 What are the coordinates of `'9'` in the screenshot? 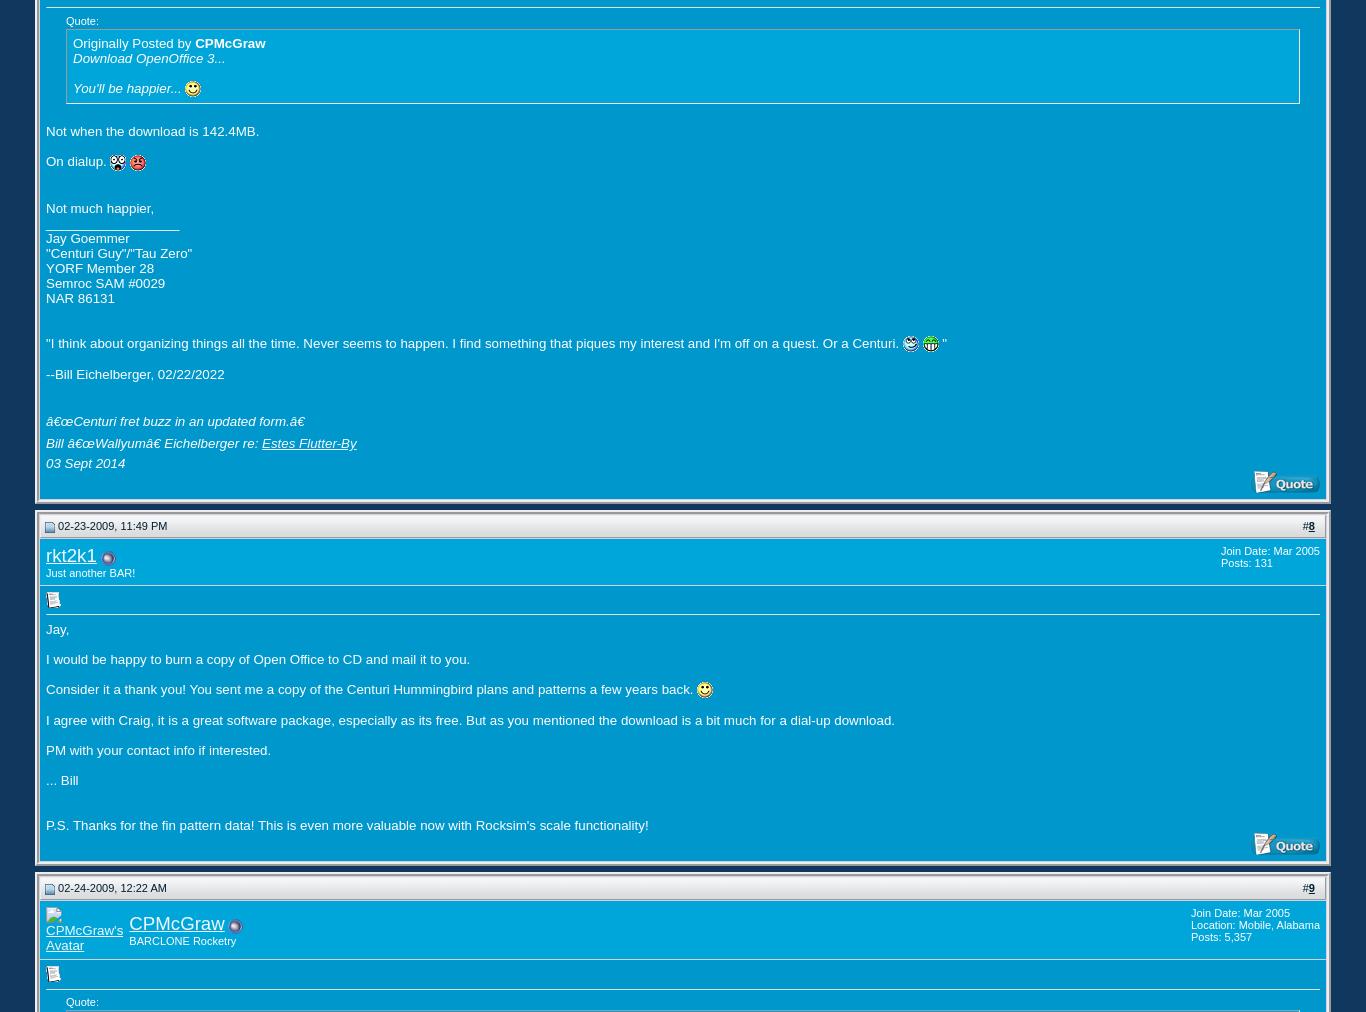 It's located at (1309, 888).